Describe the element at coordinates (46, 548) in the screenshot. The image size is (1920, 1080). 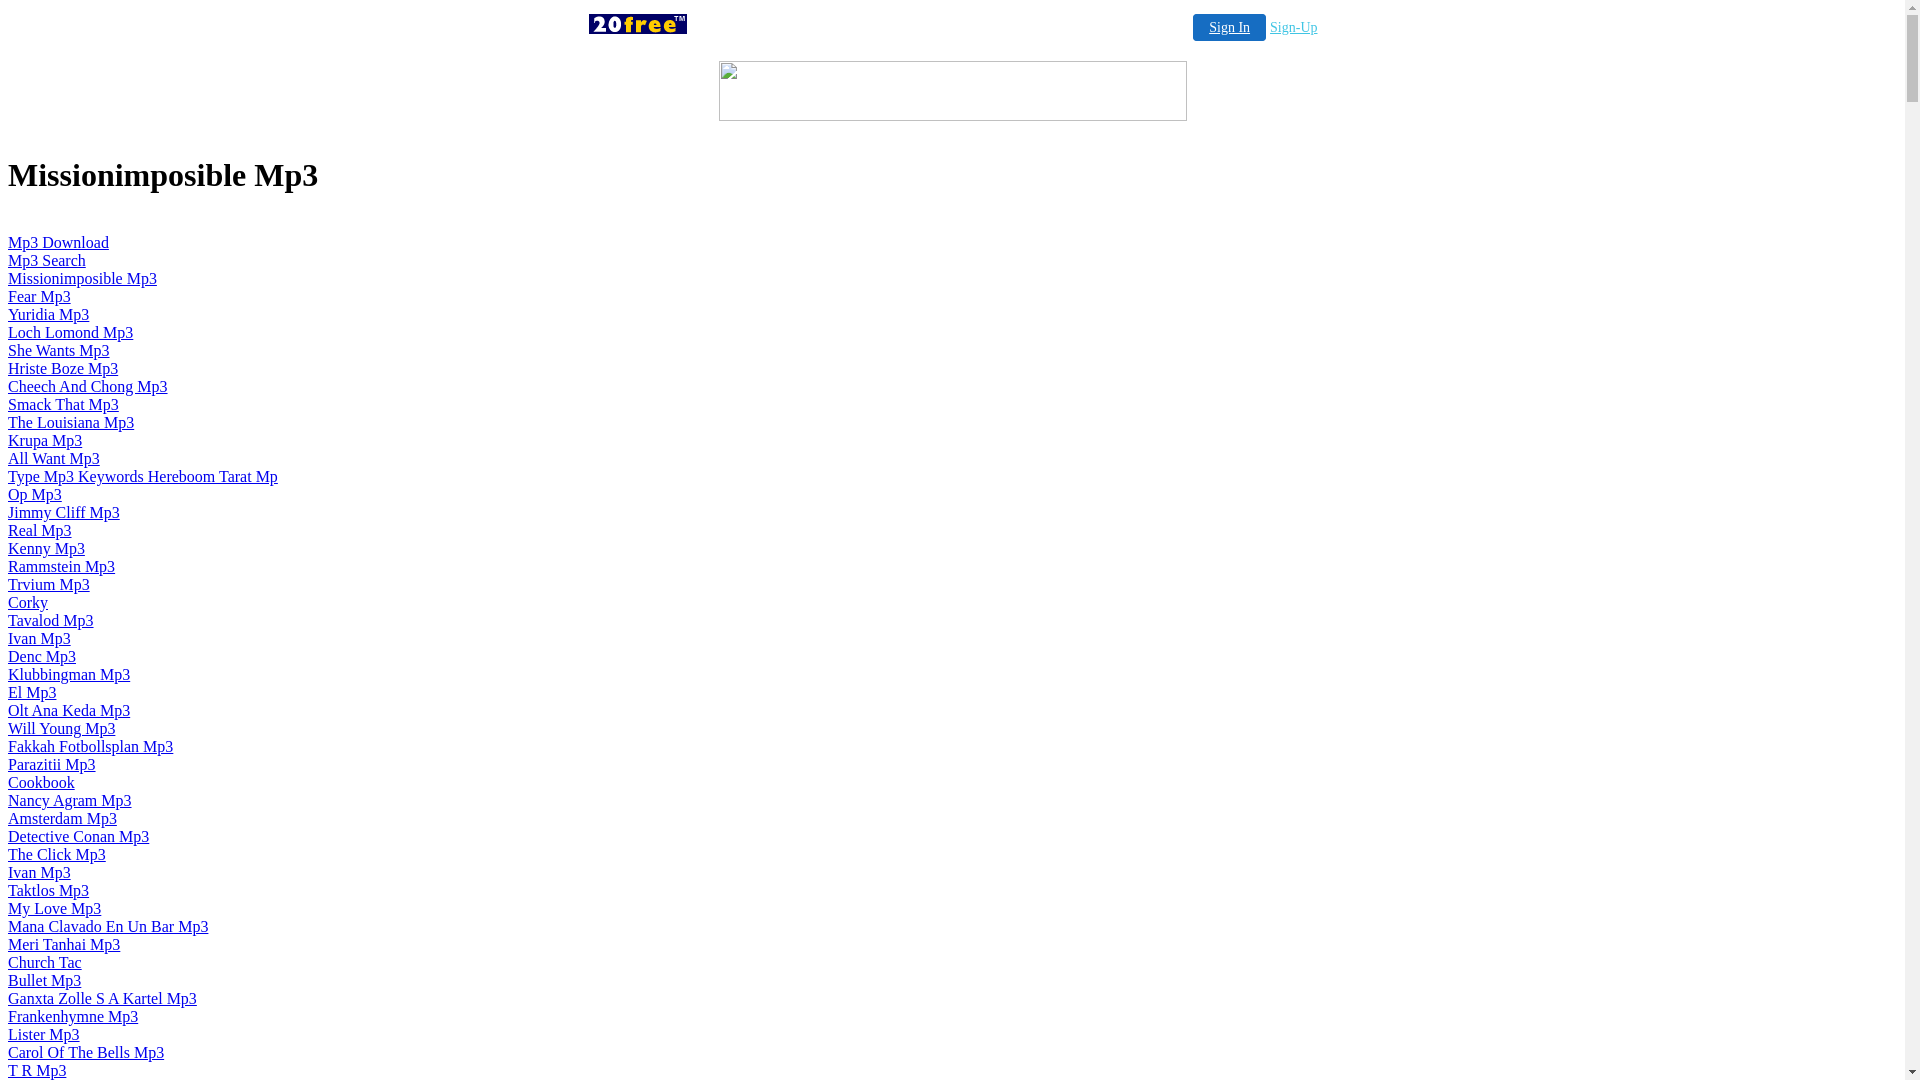
I see `'Kenny Mp3'` at that location.